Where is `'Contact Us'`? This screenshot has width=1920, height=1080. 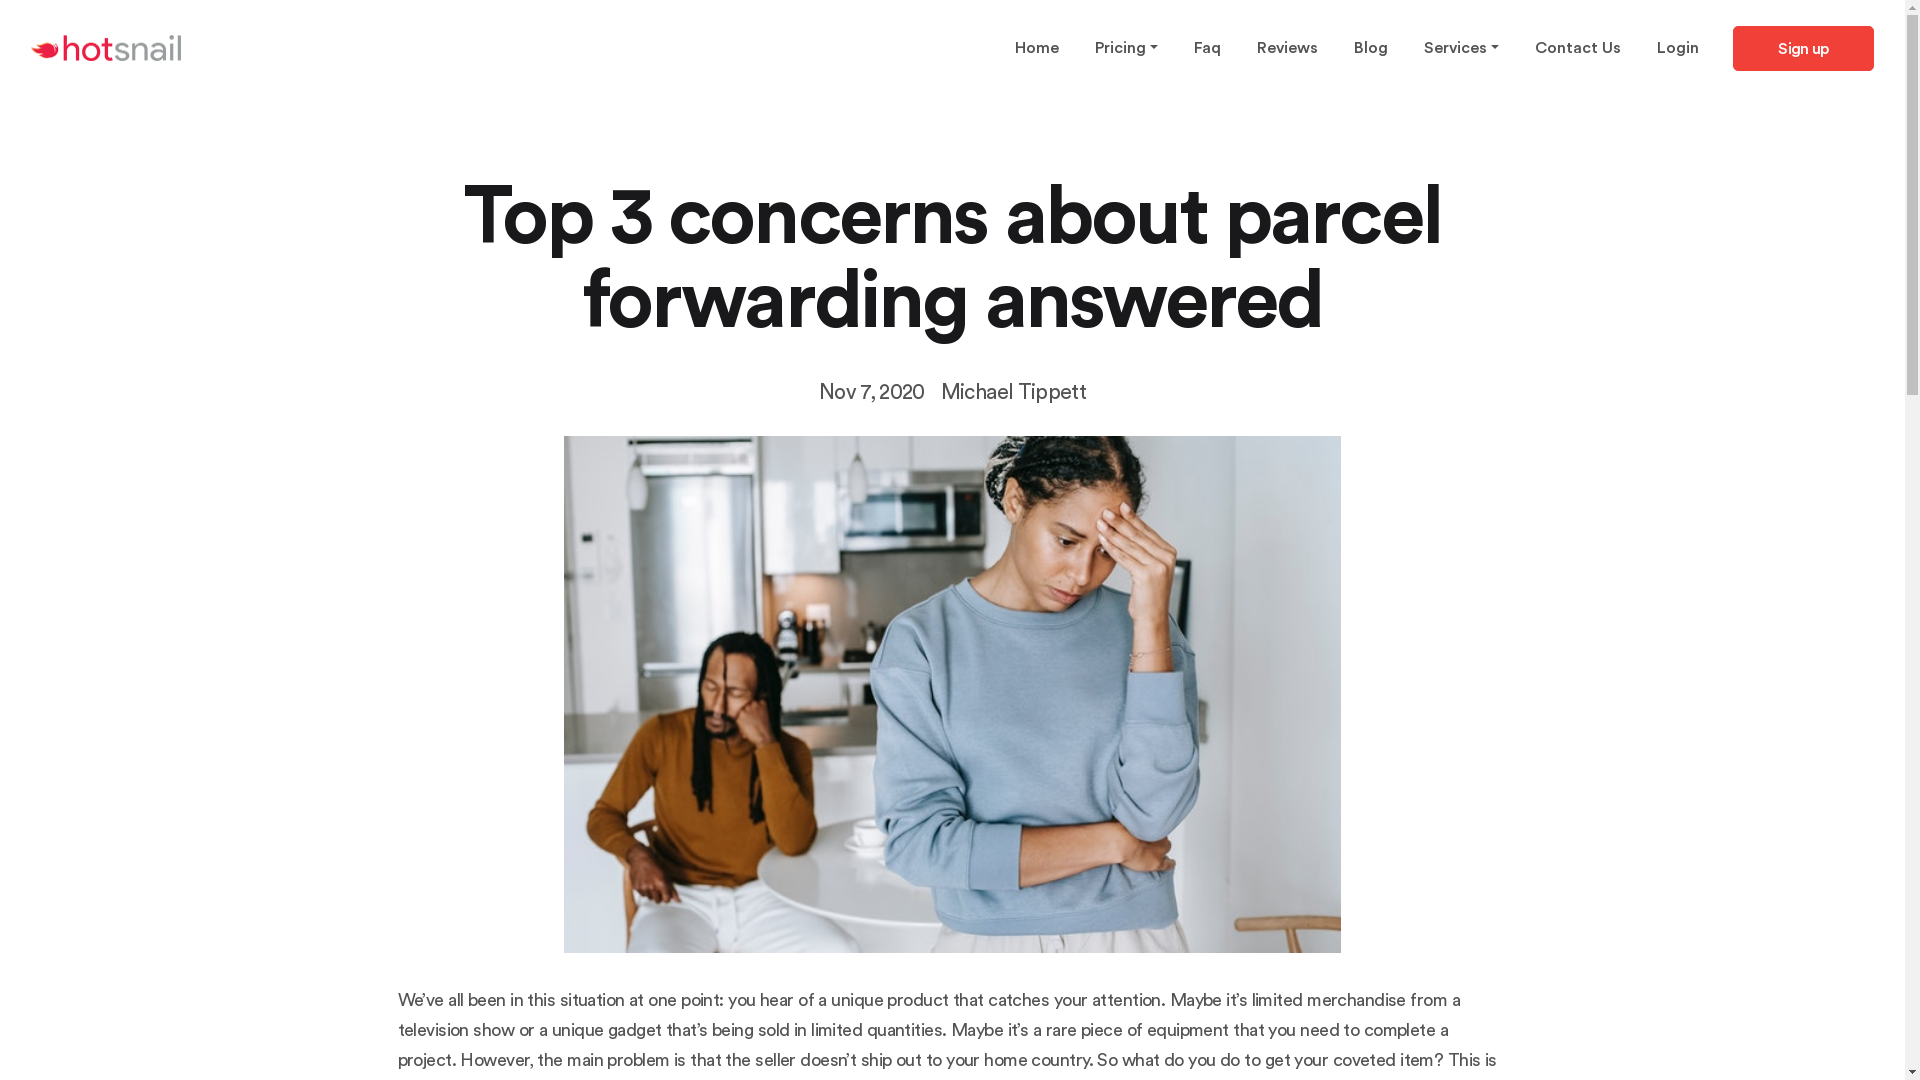 'Contact Us' is located at coordinates (1577, 46).